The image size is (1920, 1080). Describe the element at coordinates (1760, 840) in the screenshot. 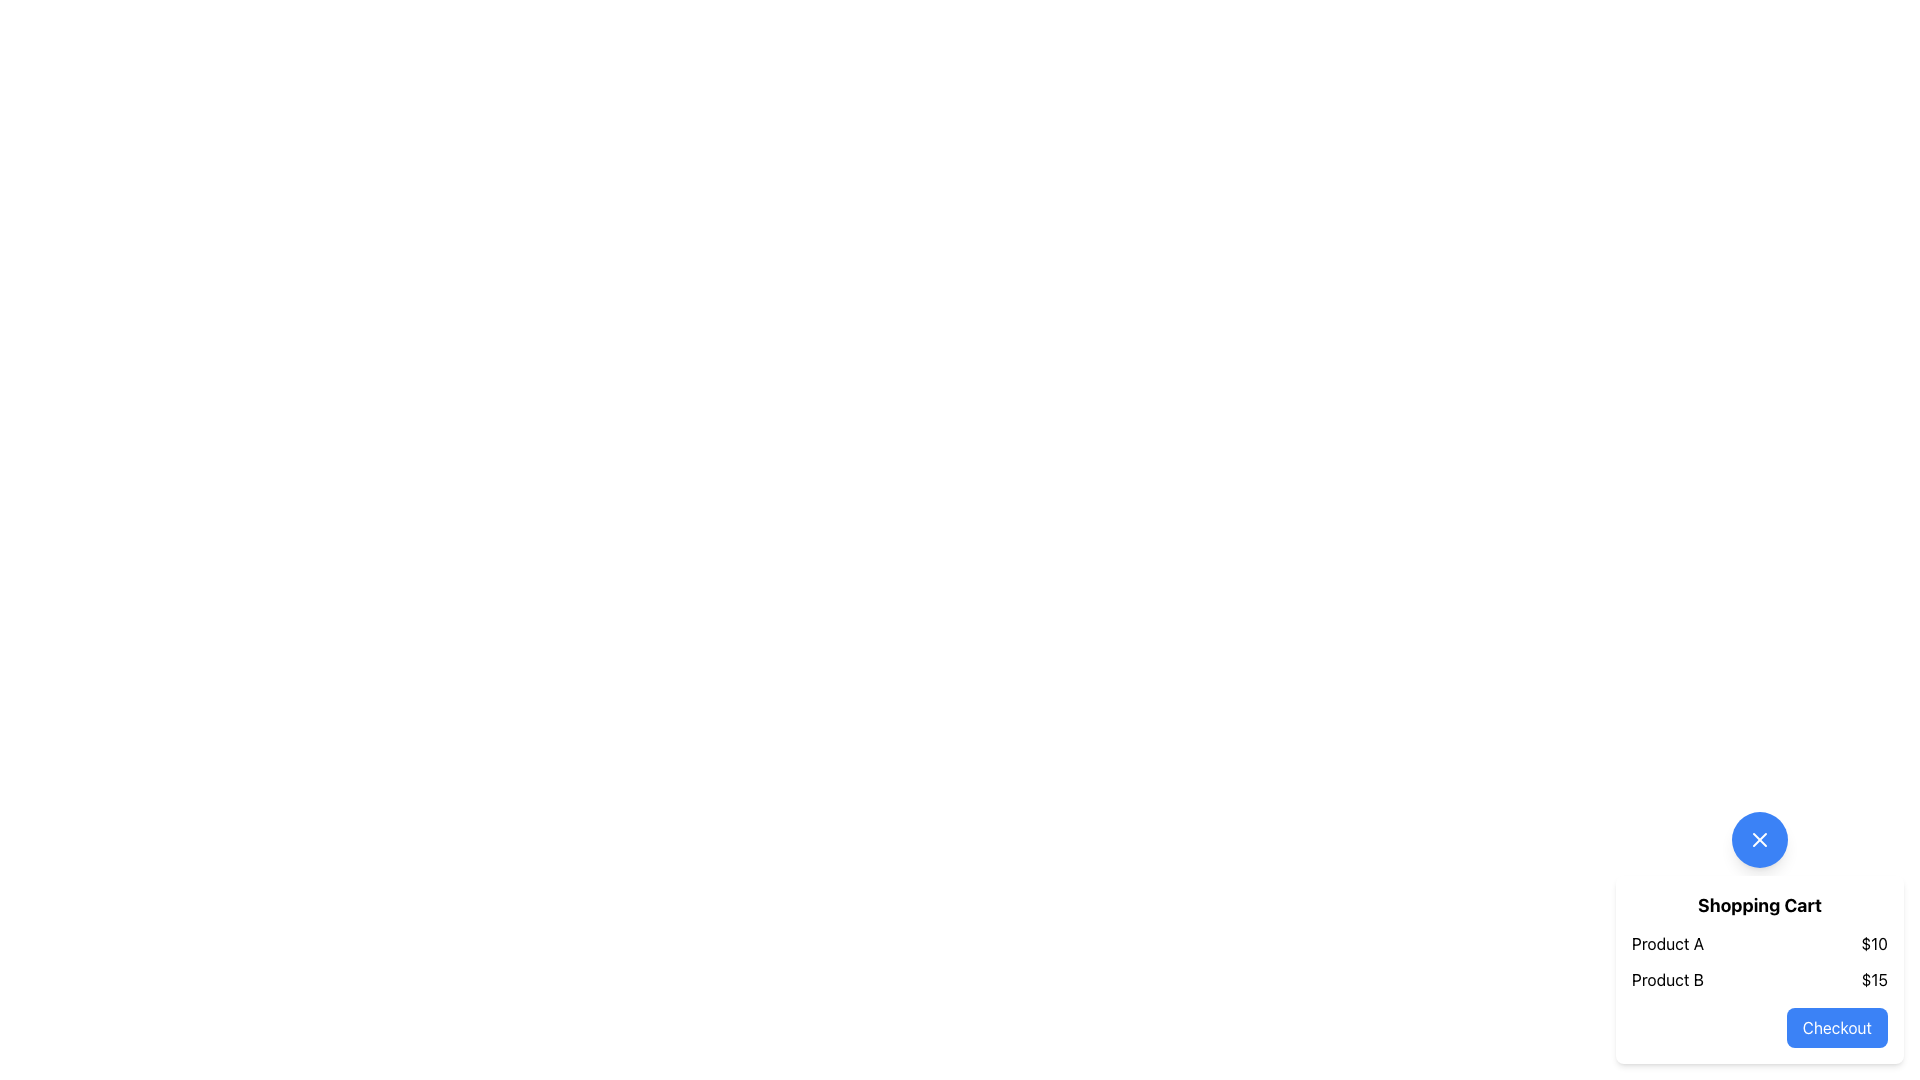

I see `the Close Icon located in the center of the blue circular button above the shopping cart display` at that location.